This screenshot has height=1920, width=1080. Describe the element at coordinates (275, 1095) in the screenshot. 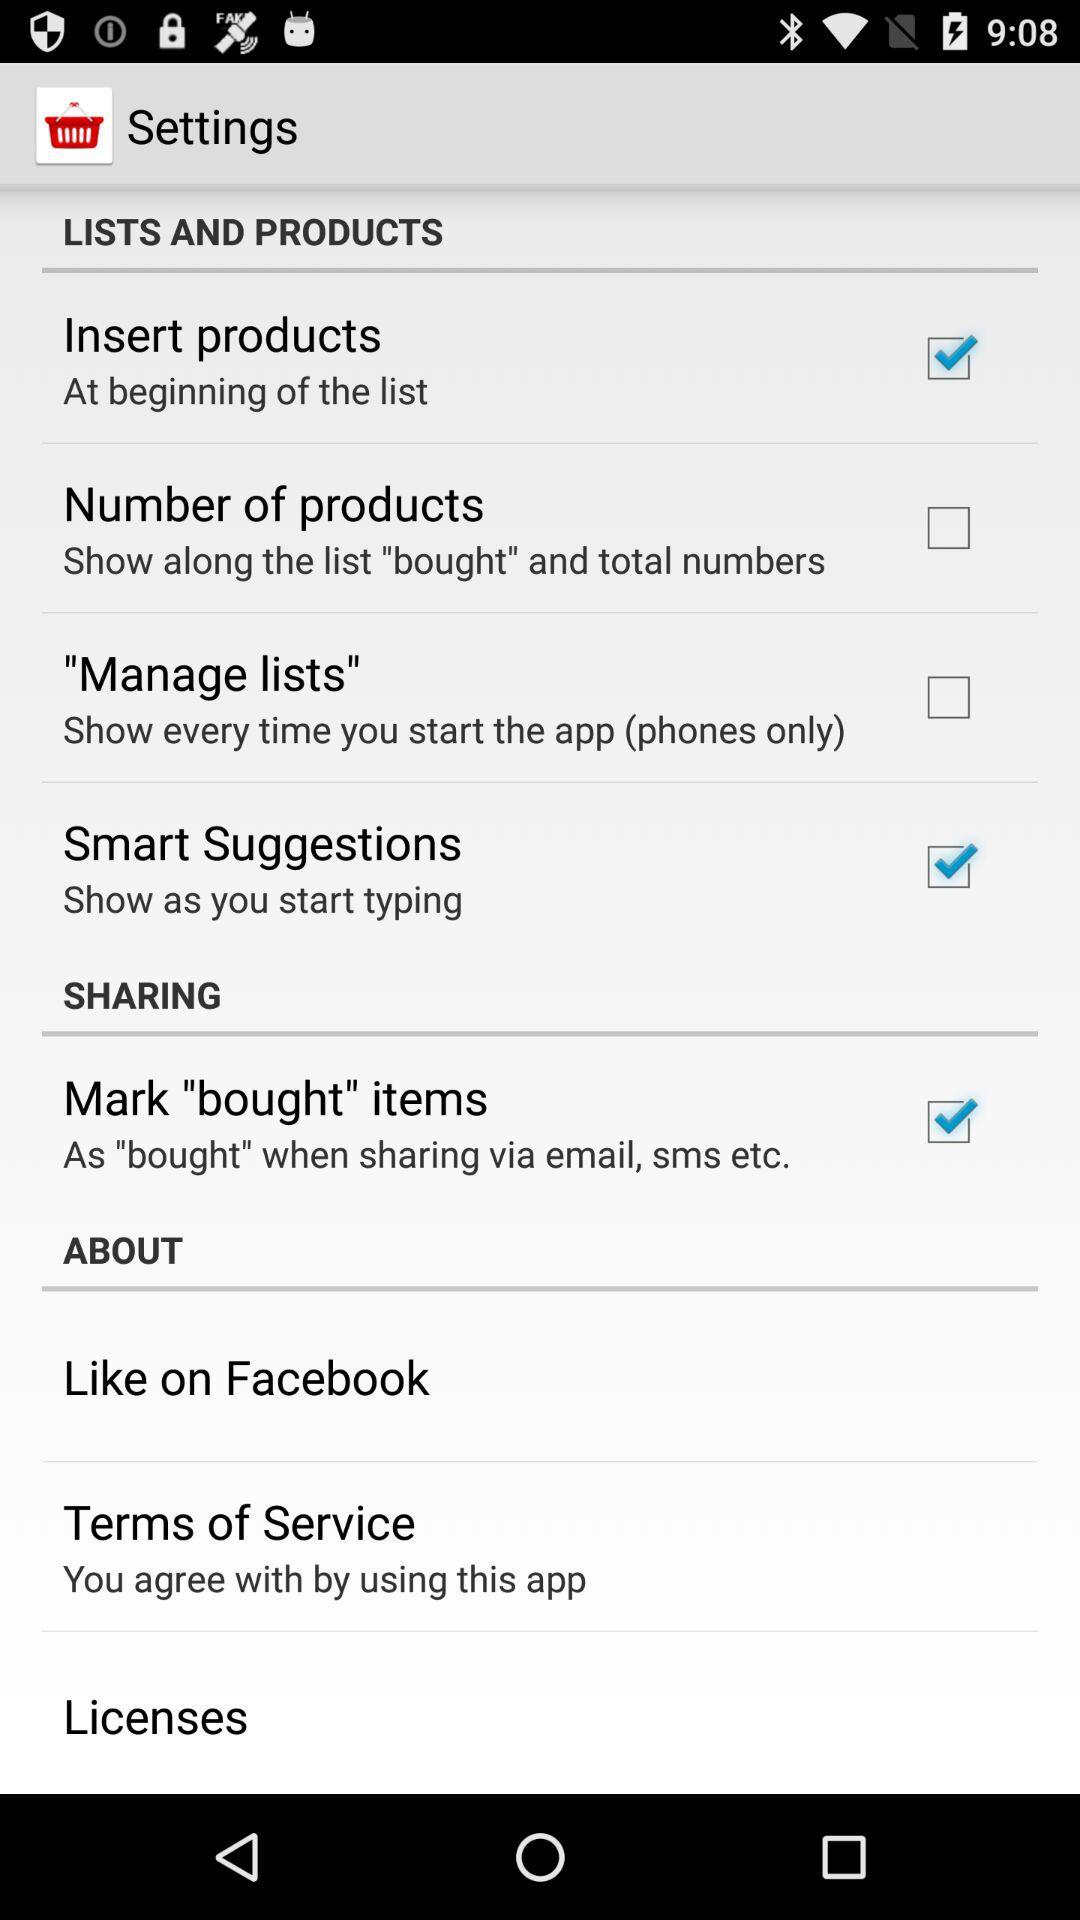

I see `the mark "bought" items` at that location.